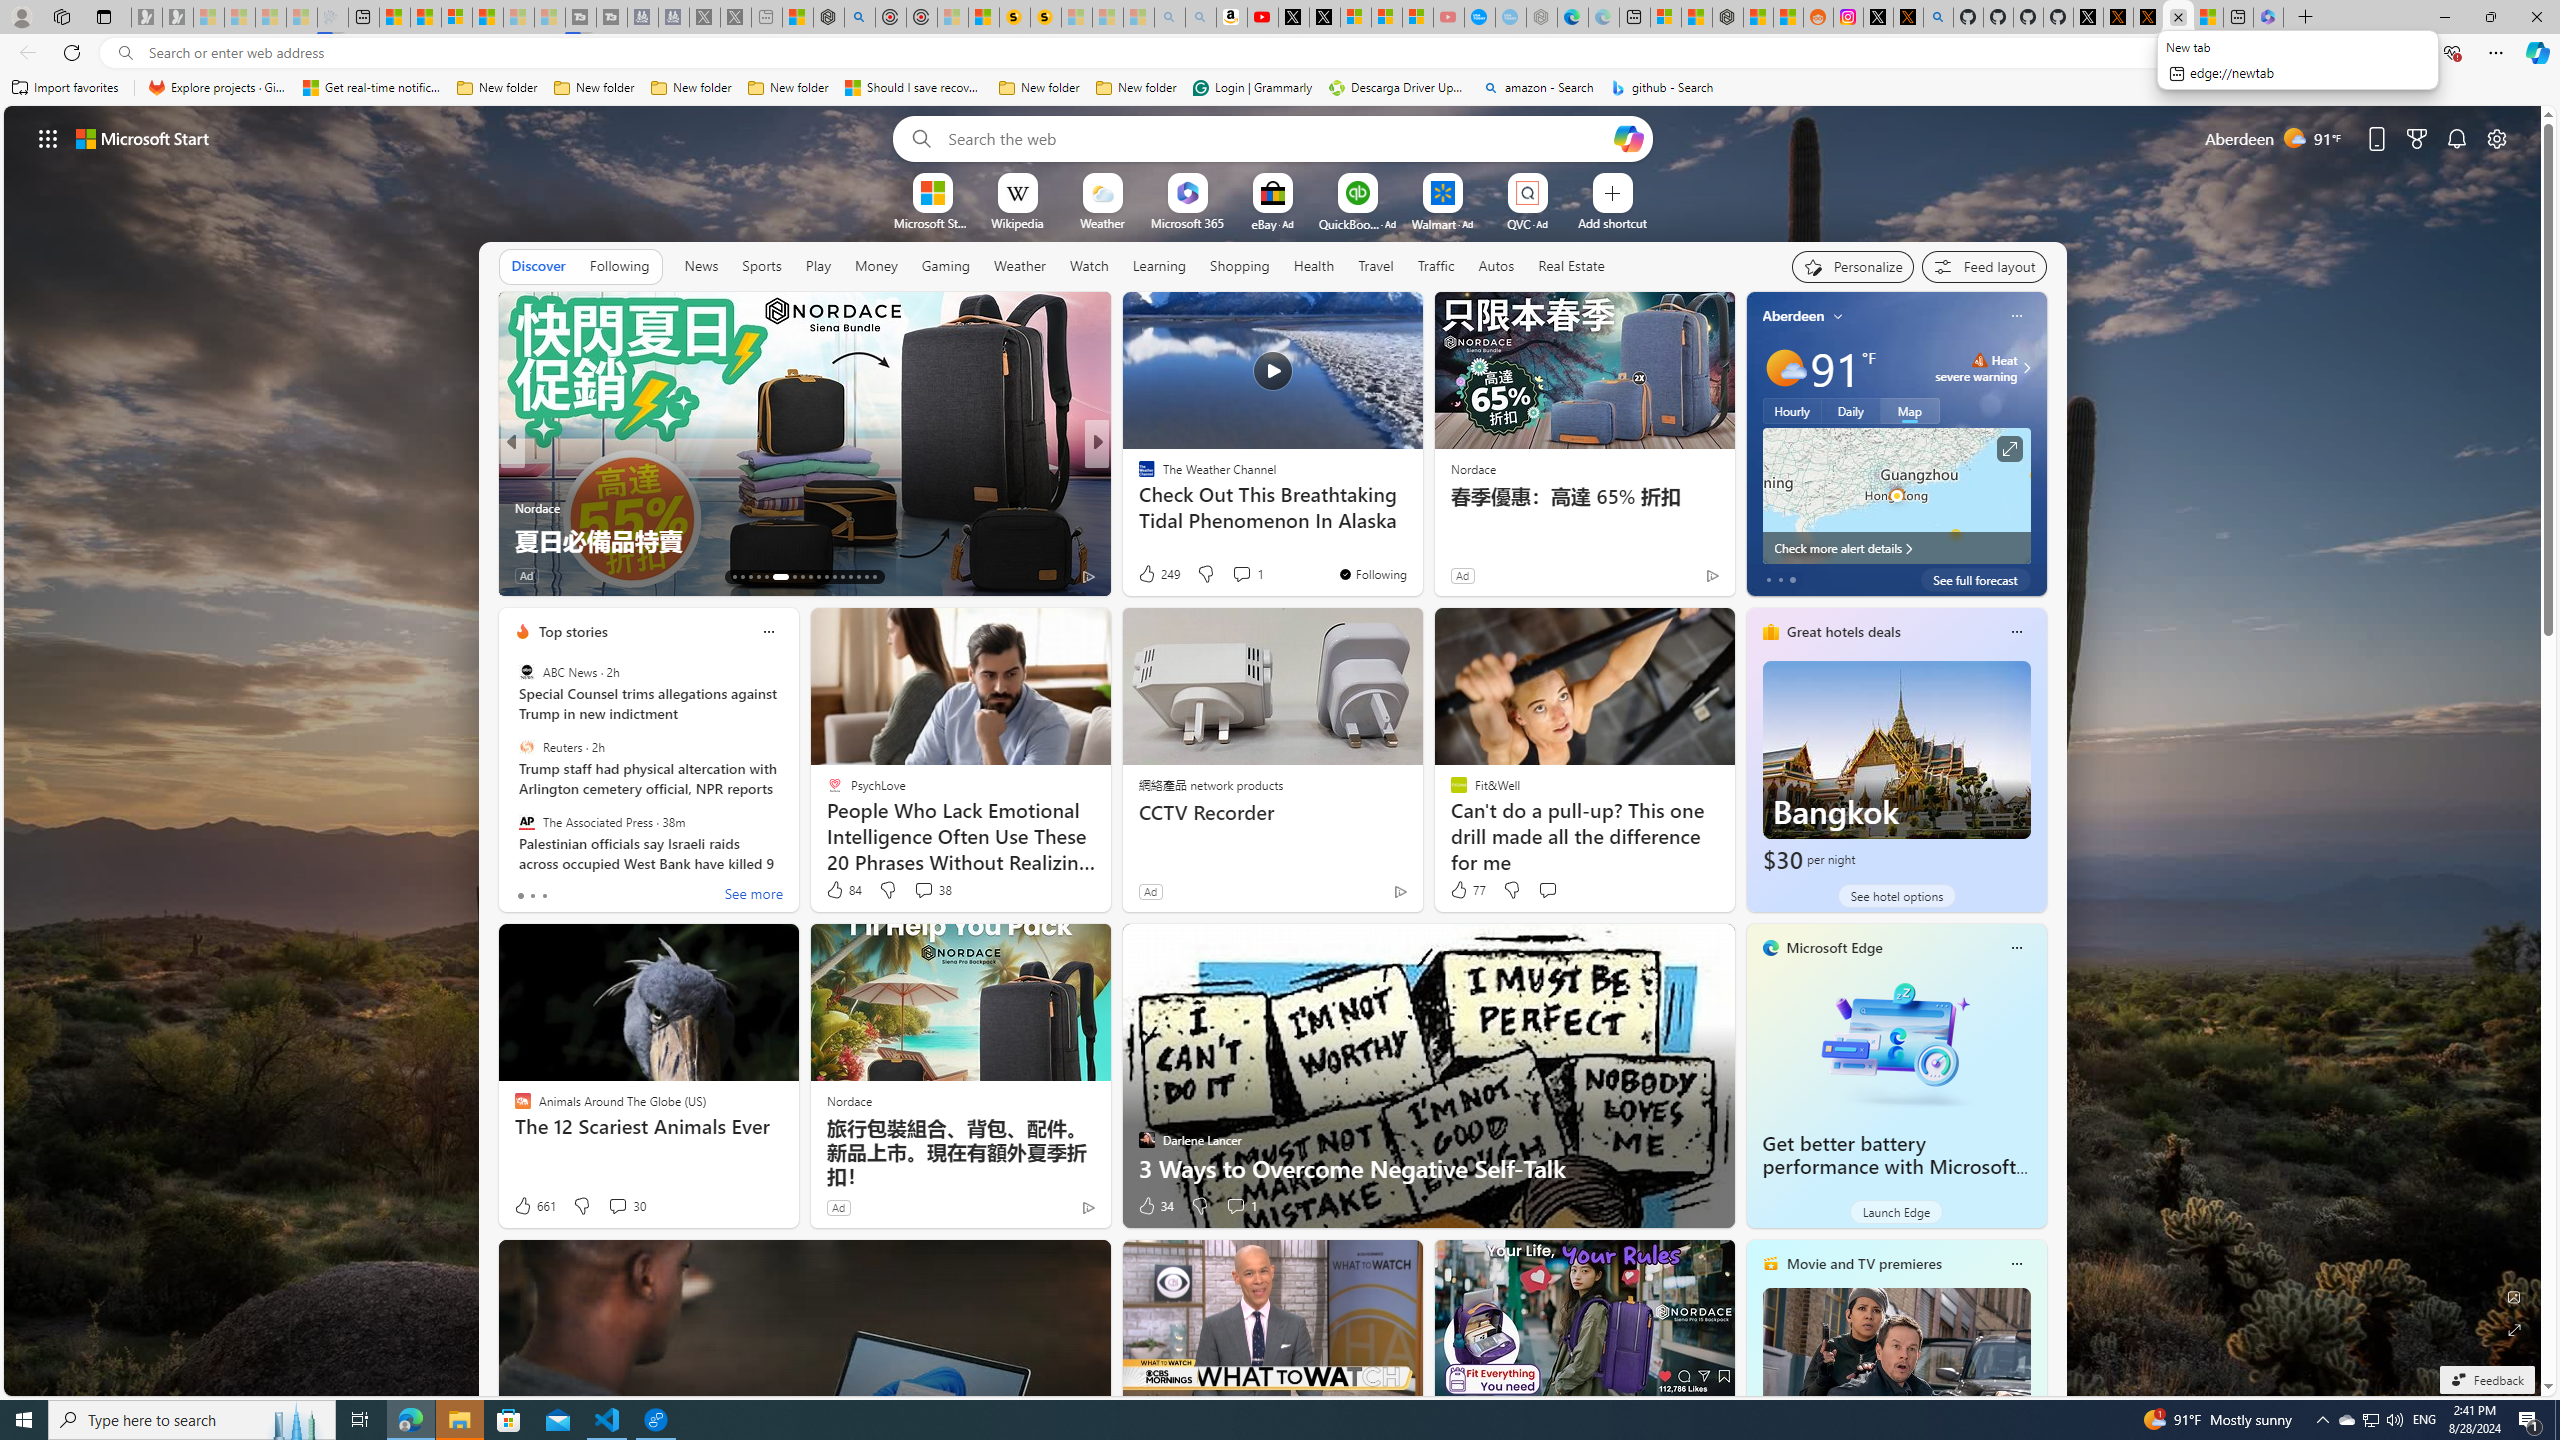 The height and width of the screenshot is (1440, 2560). What do you see at coordinates (1570, 264) in the screenshot?
I see `'Real Estate'` at bounding box center [1570, 264].